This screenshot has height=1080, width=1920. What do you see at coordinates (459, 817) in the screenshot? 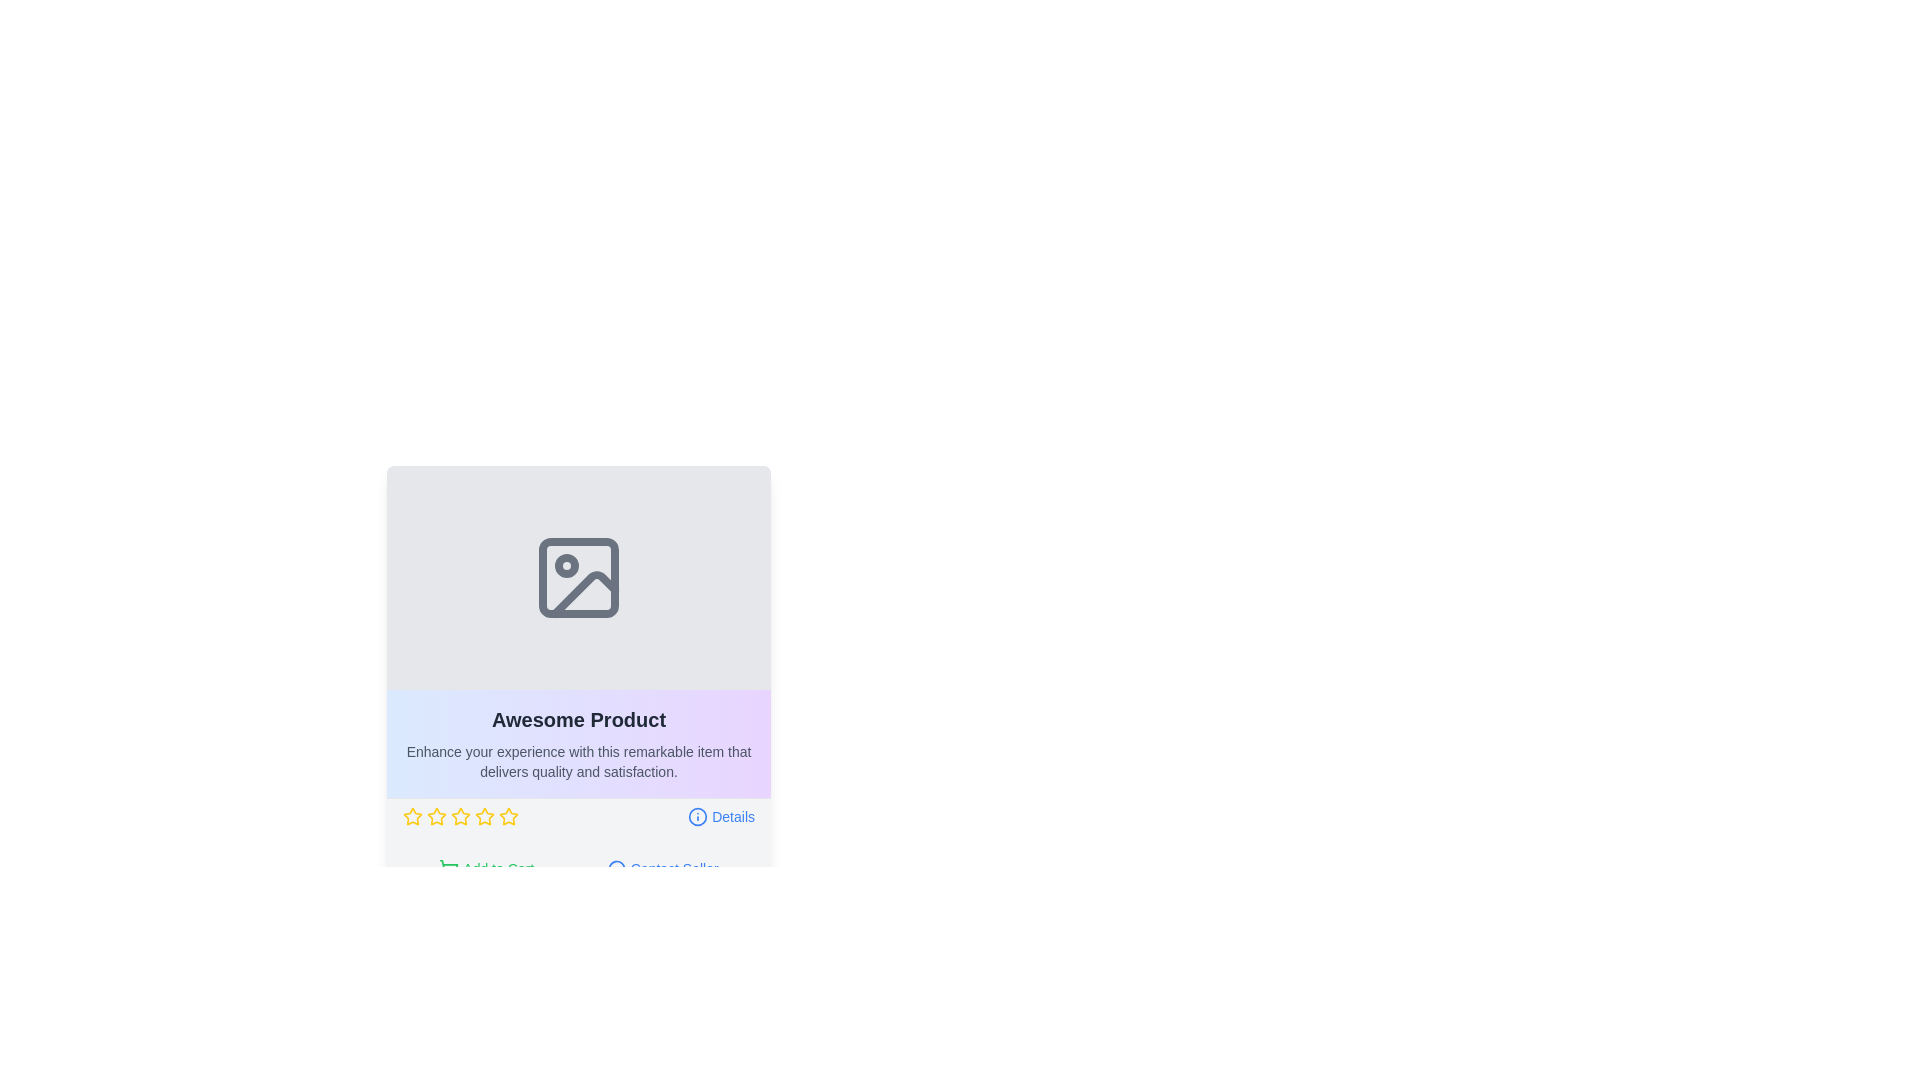
I see `the third yellow star icon` at bounding box center [459, 817].